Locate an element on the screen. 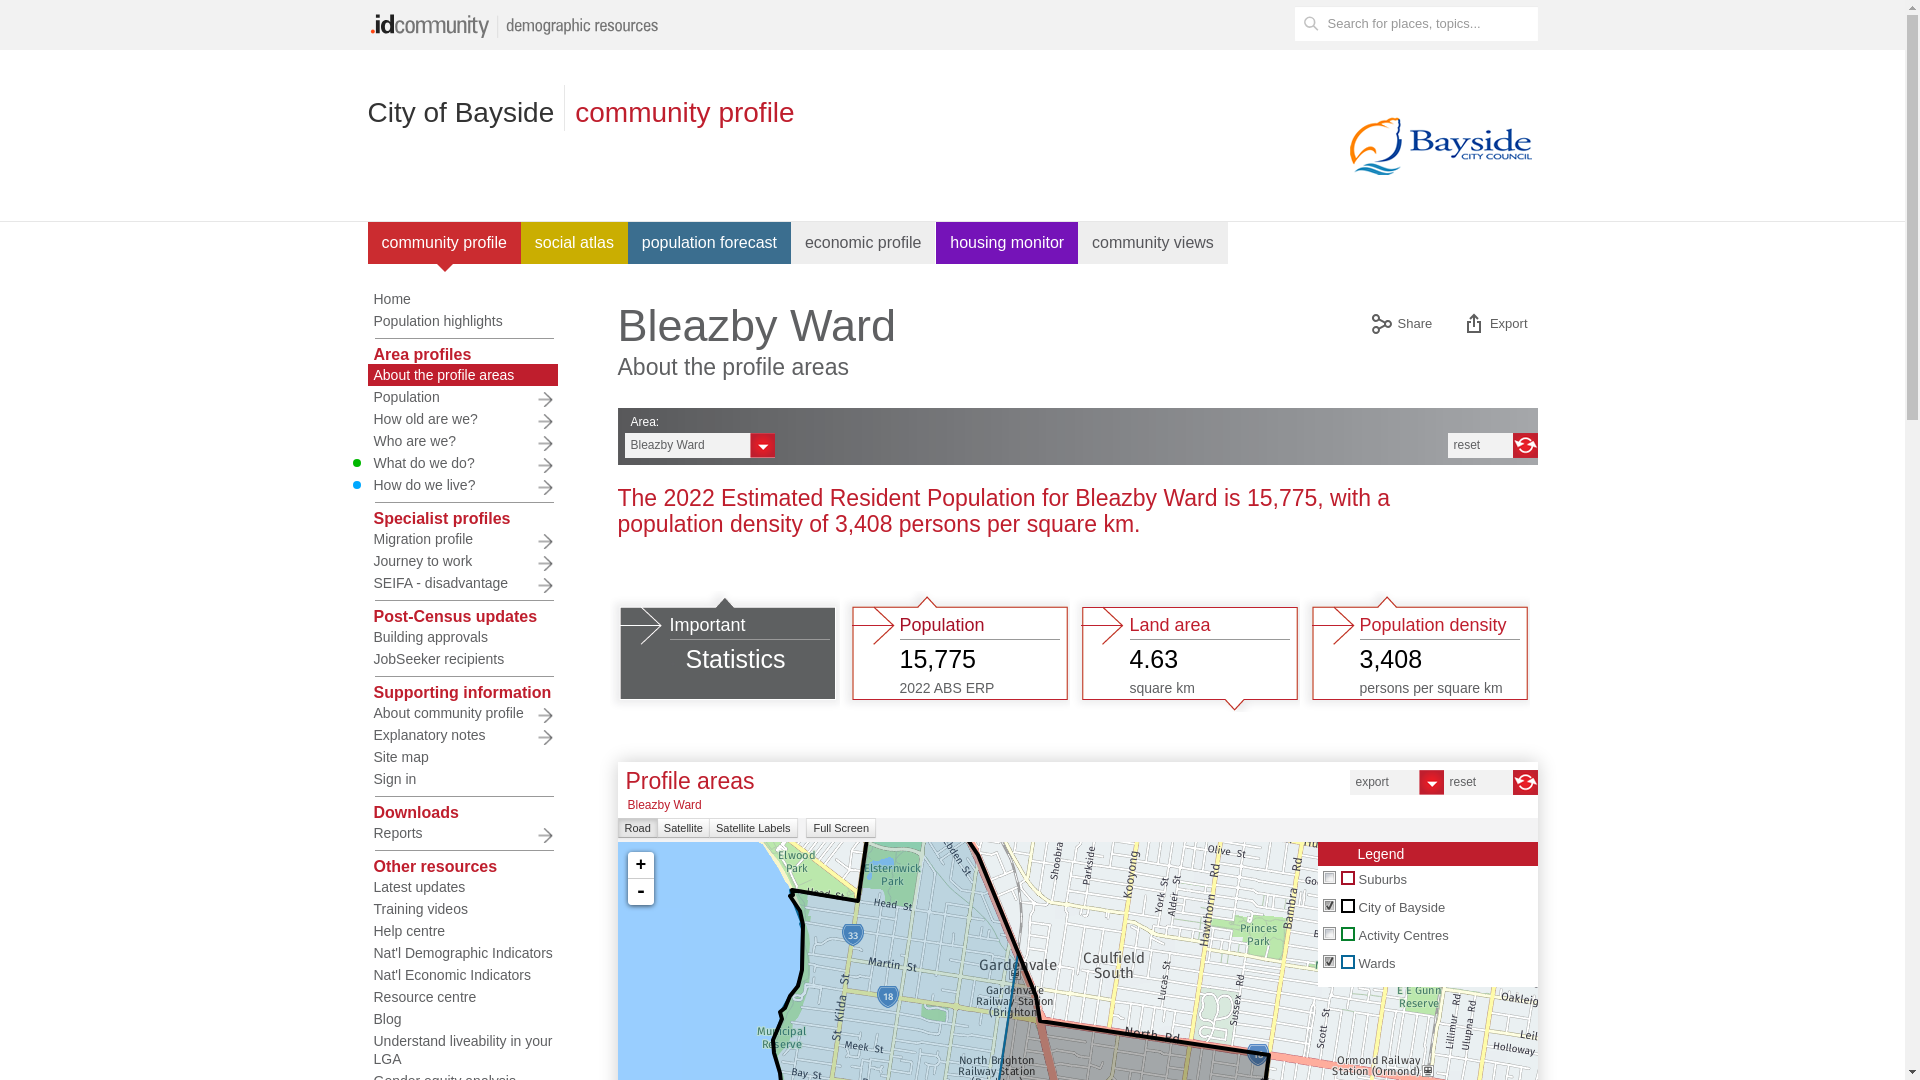 The image size is (1920, 1080). 'Road' is located at coordinates (617, 828).